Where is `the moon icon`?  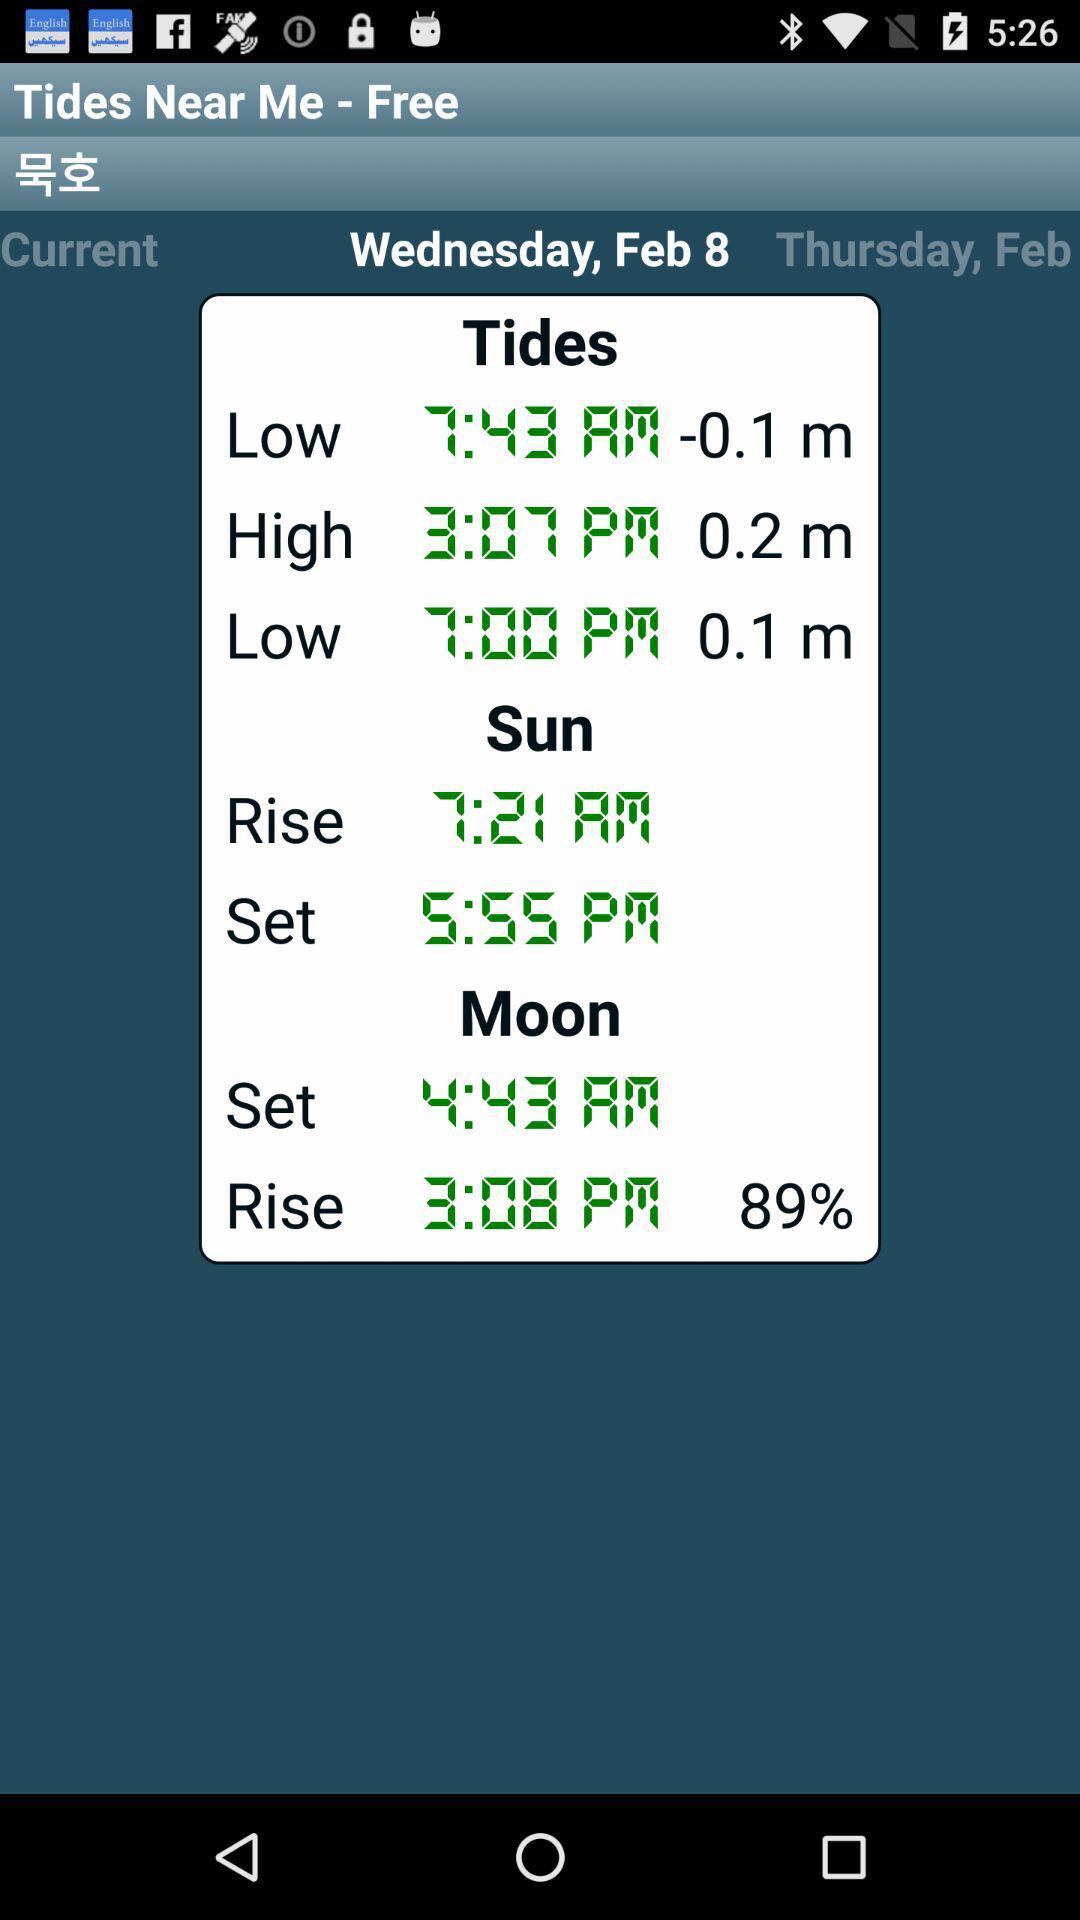 the moon icon is located at coordinates (540, 1011).